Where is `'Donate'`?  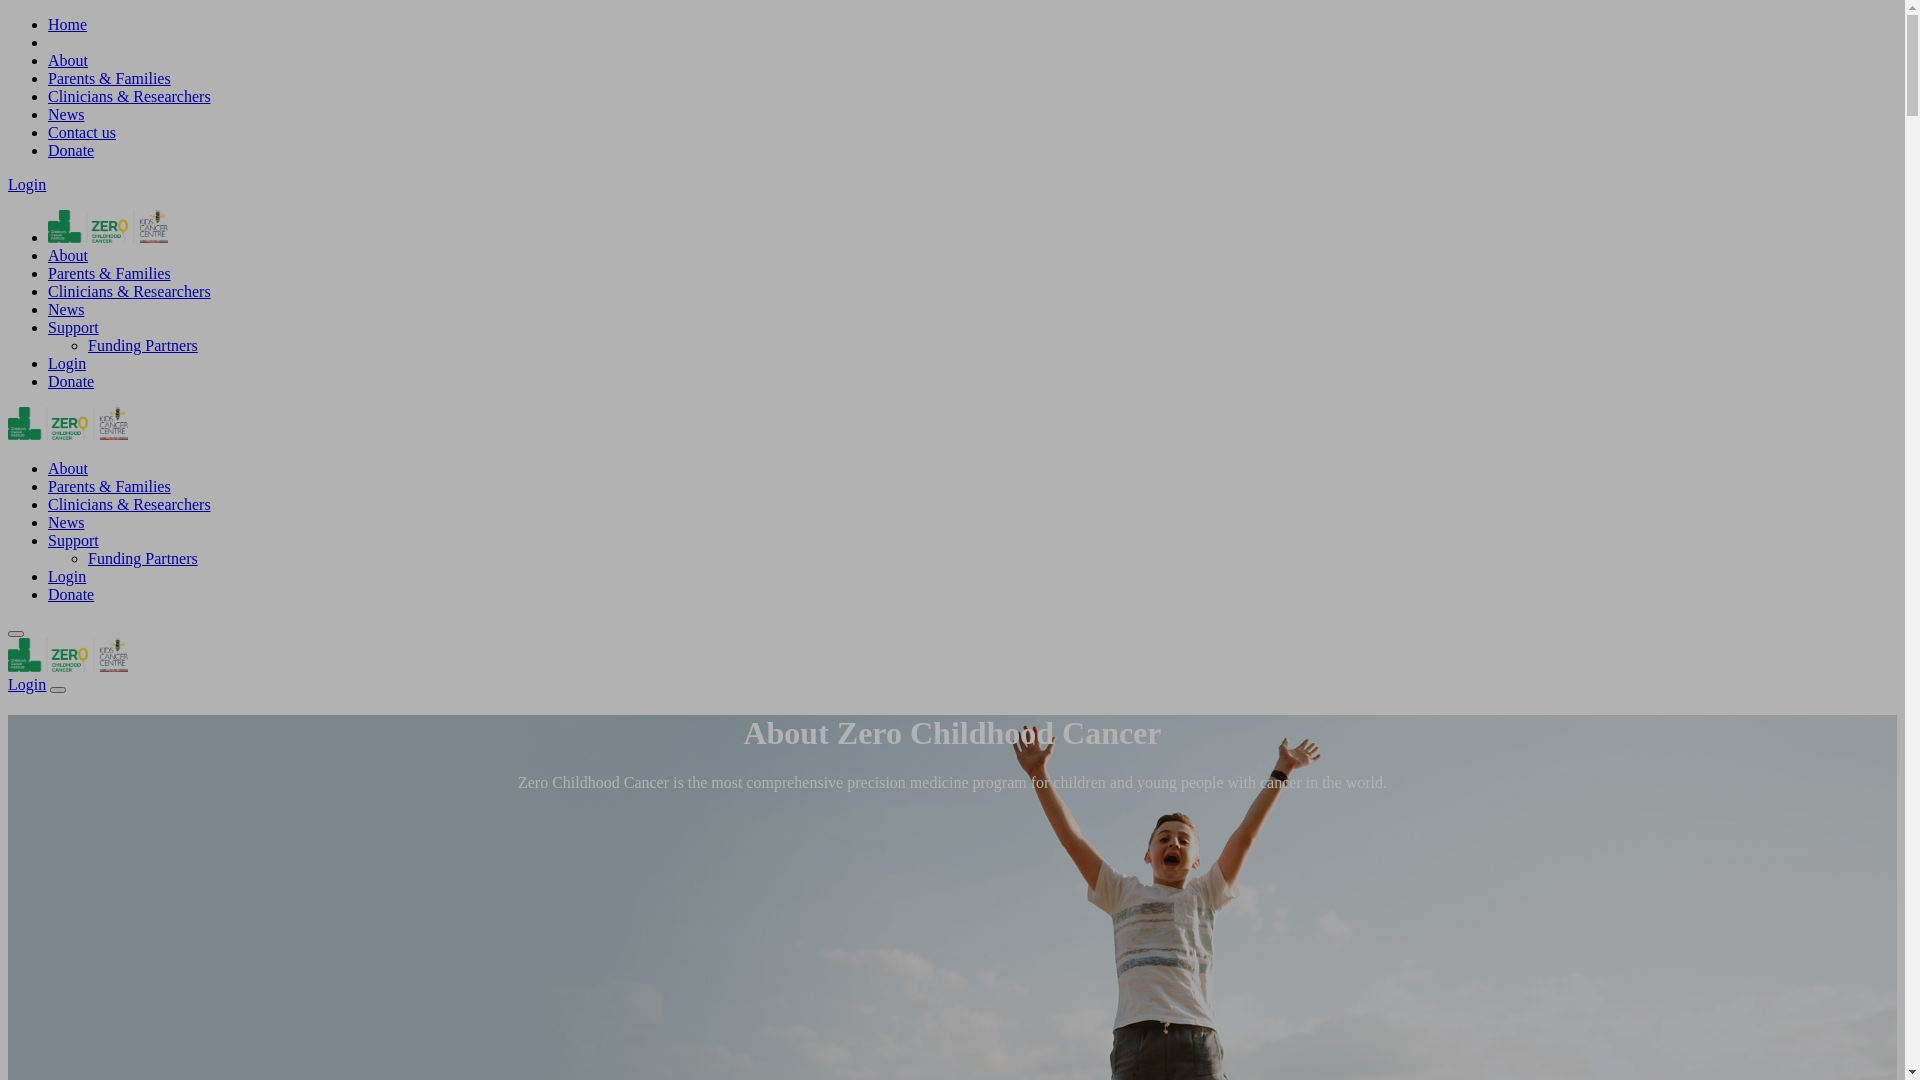 'Donate' is located at coordinates (71, 149).